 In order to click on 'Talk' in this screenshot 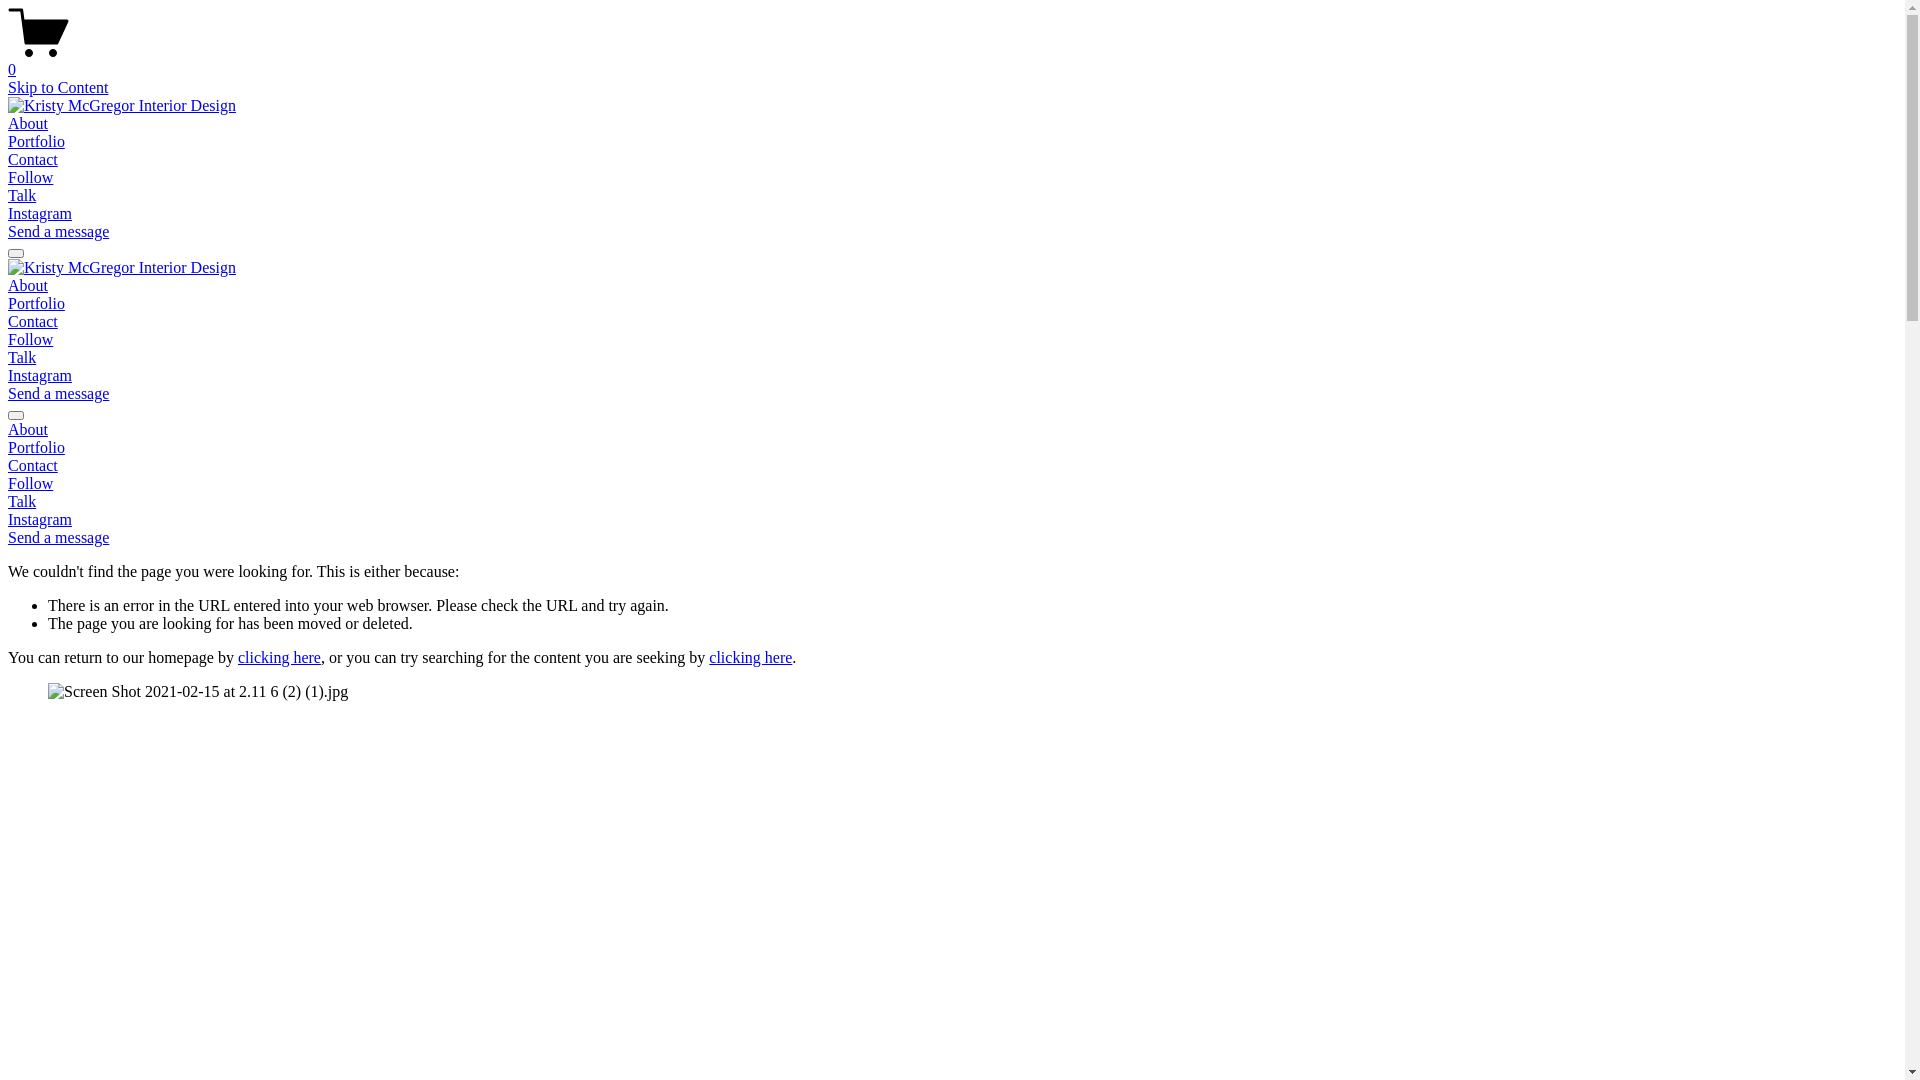, I will do `click(22, 356)`.